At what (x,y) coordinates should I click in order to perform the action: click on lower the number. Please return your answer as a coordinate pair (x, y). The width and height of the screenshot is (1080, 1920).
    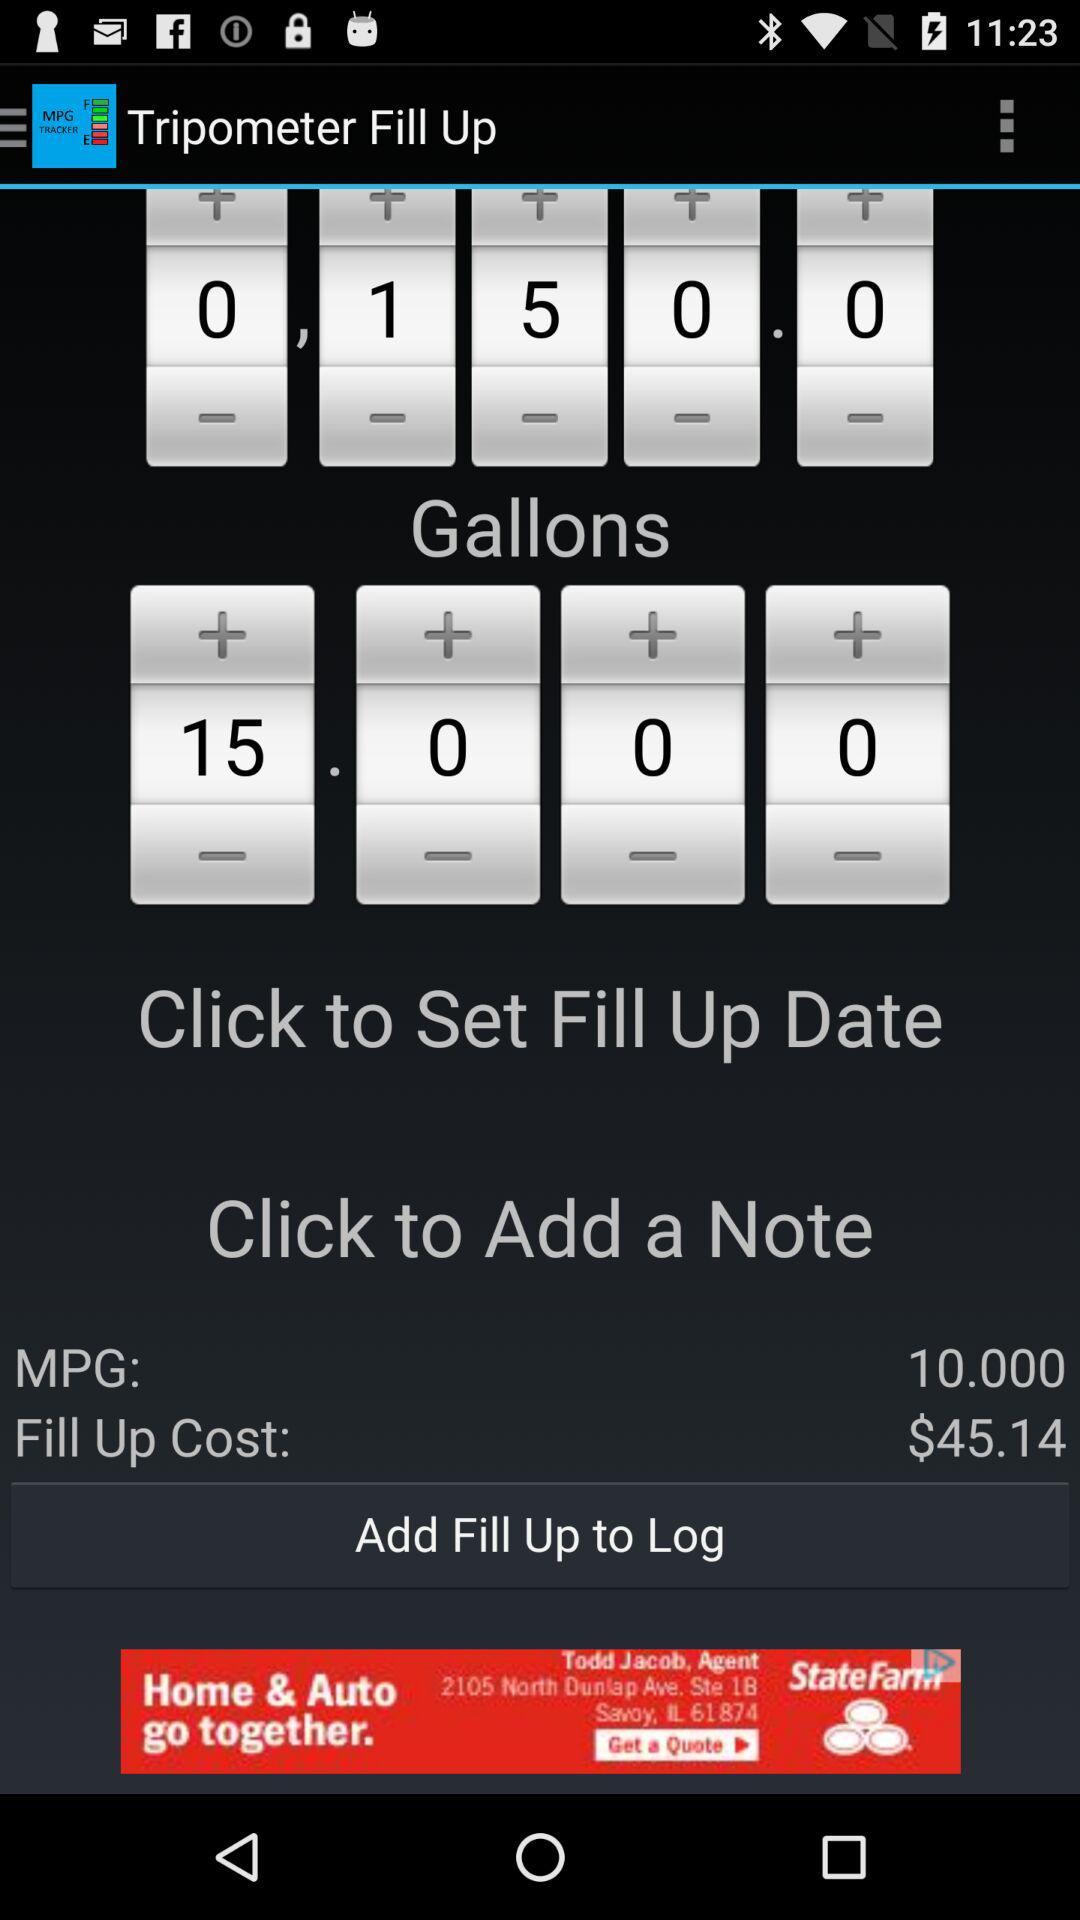
    Looking at the image, I should click on (216, 419).